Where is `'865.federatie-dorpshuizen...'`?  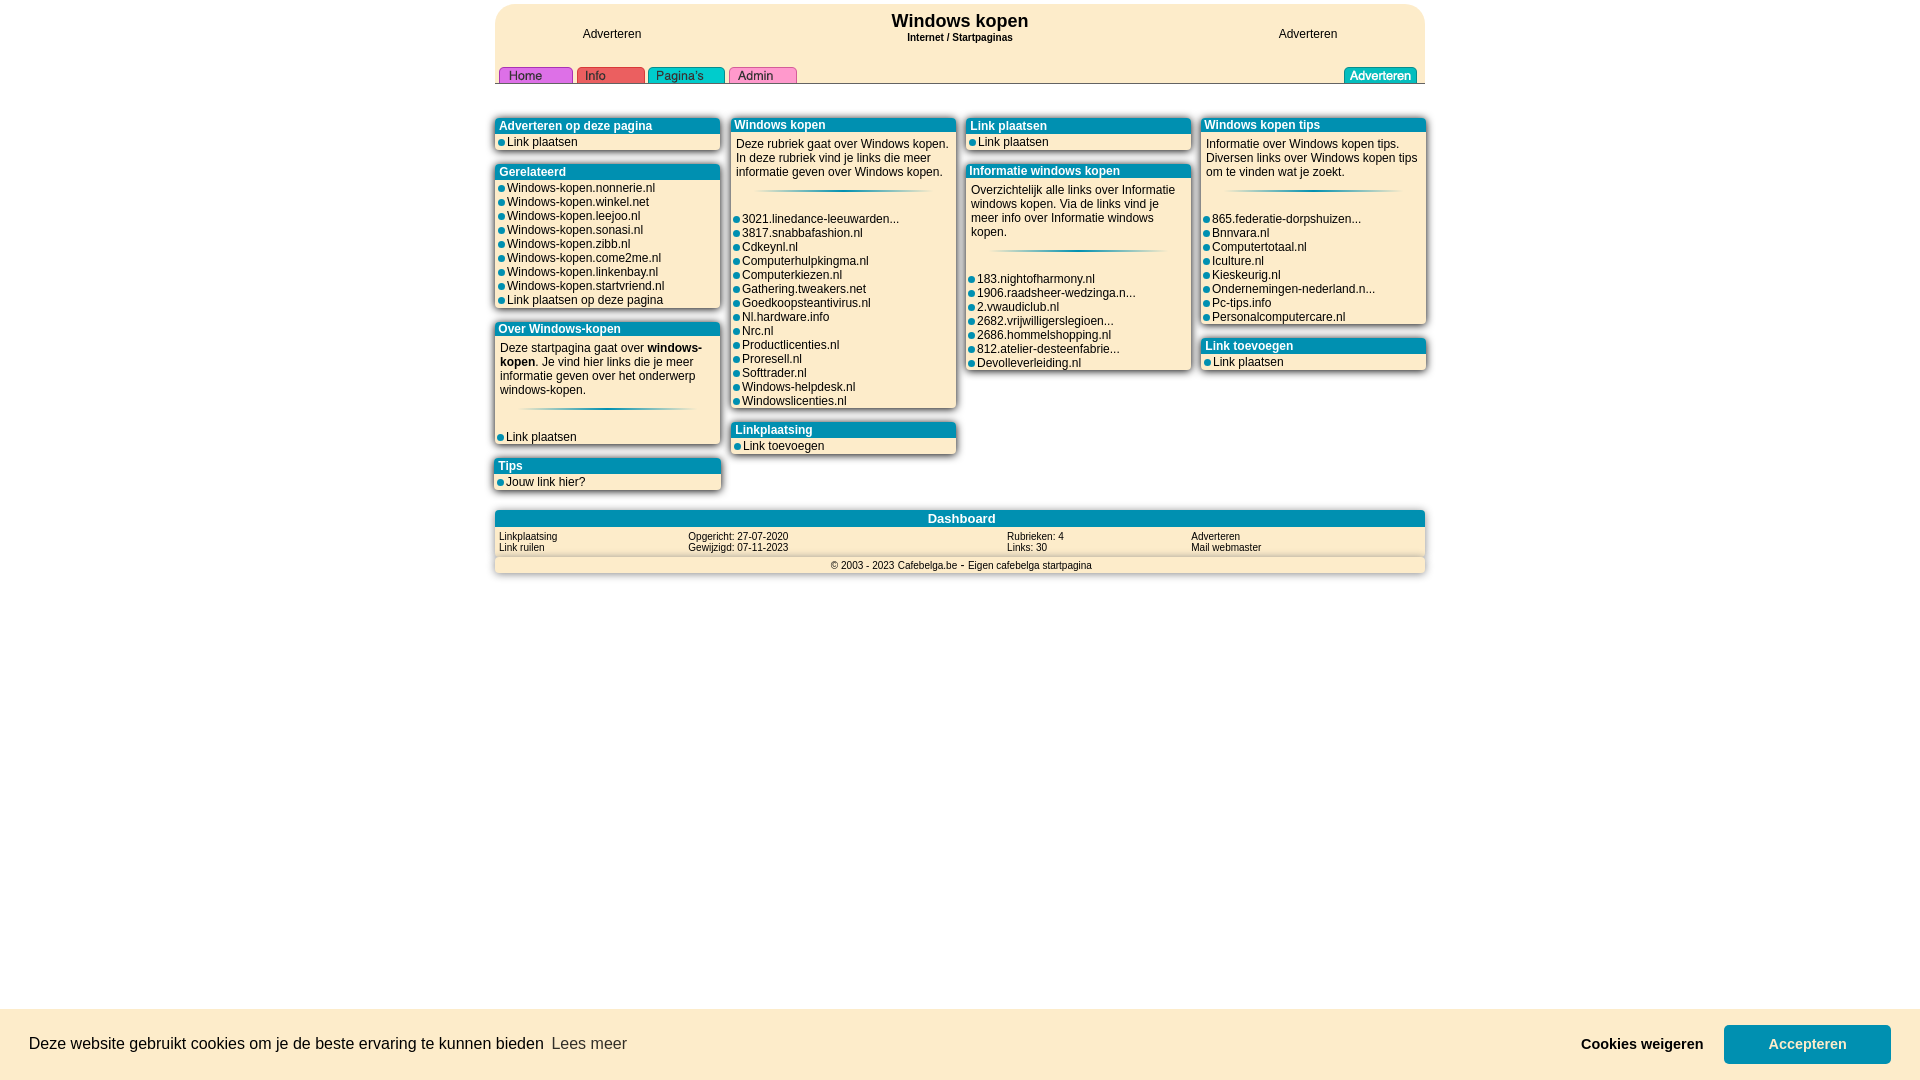 '865.federatie-dorpshuizen...' is located at coordinates (1286, 219).